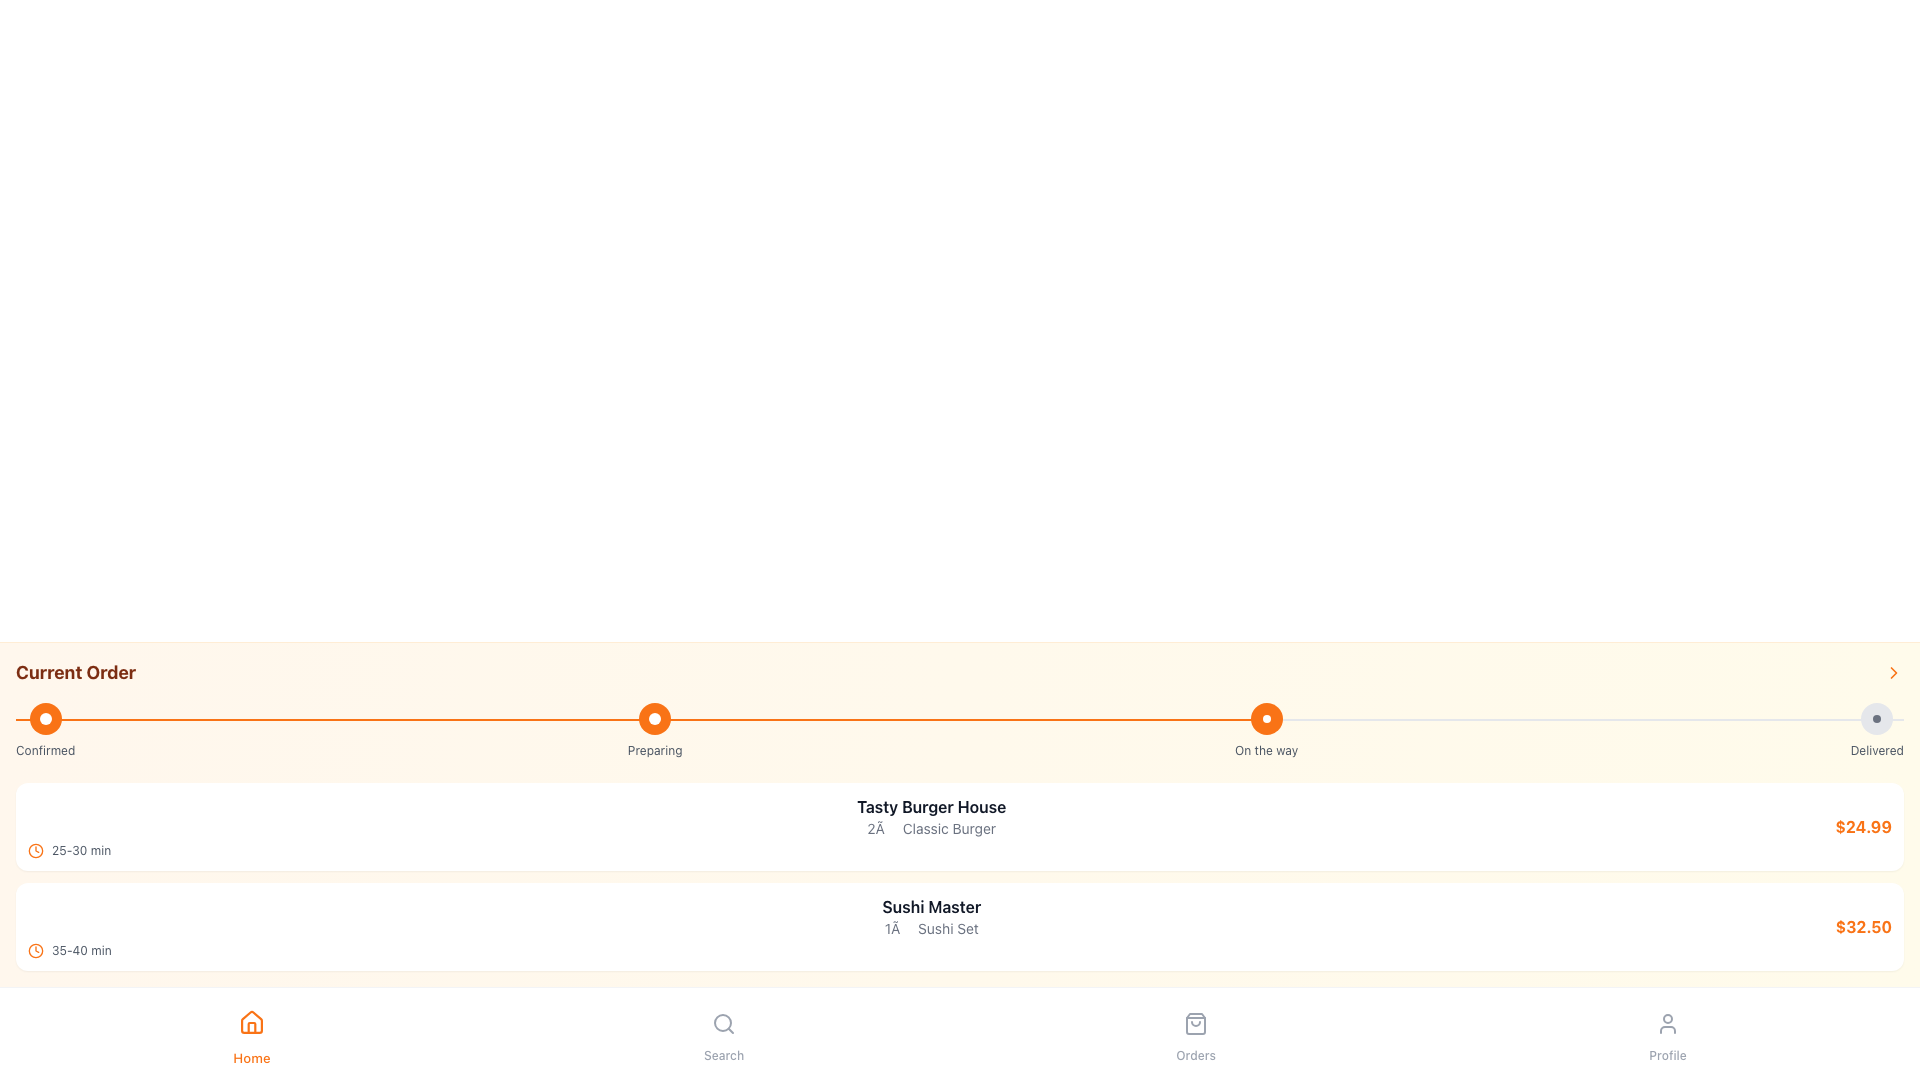  What do you see at coordinates (45, 731) in the screenshot?
I see `the Circular progress indicator labeled 'Confirmed' in the progress tracker bar, which visually indicates the current status of the process` at bounding box center [45, 731].